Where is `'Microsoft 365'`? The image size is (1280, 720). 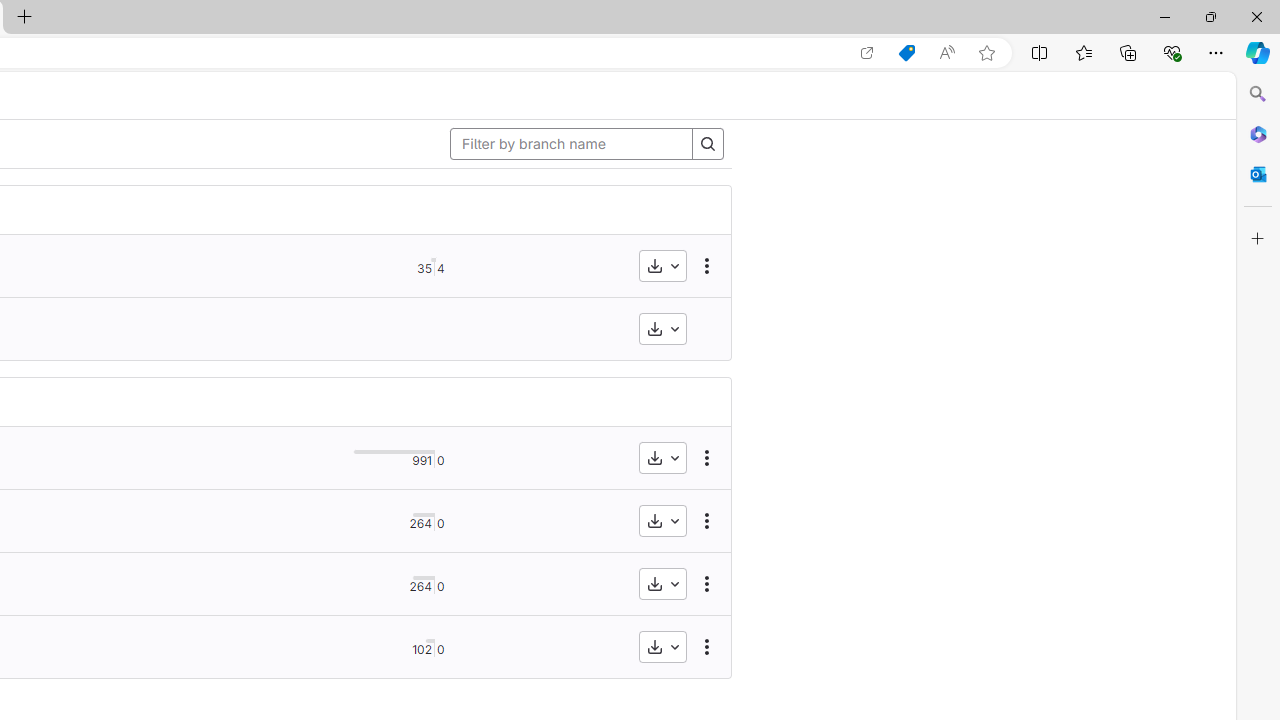 'Microsoft 365' is located at coordinates (1257, 133).